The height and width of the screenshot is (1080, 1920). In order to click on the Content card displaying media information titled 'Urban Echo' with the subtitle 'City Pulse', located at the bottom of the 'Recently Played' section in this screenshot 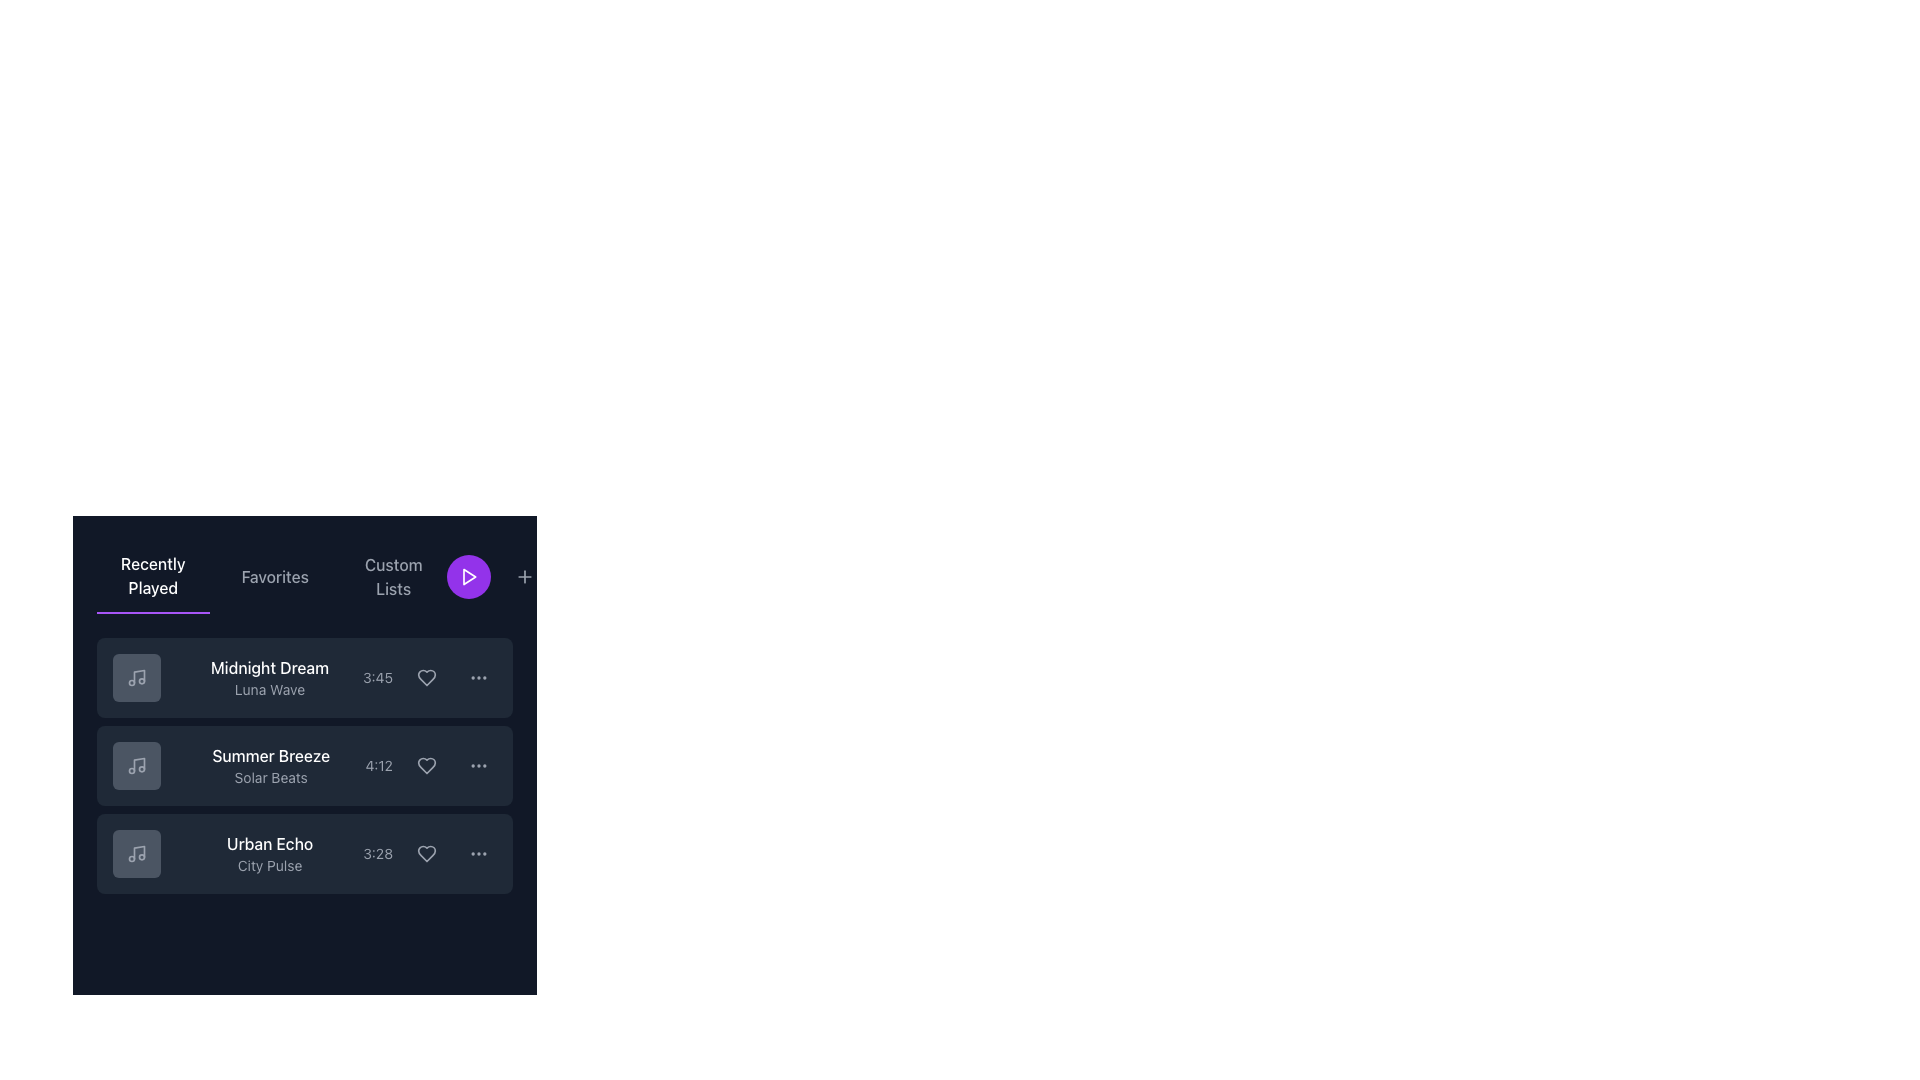, I will do `click(304, 853)`.